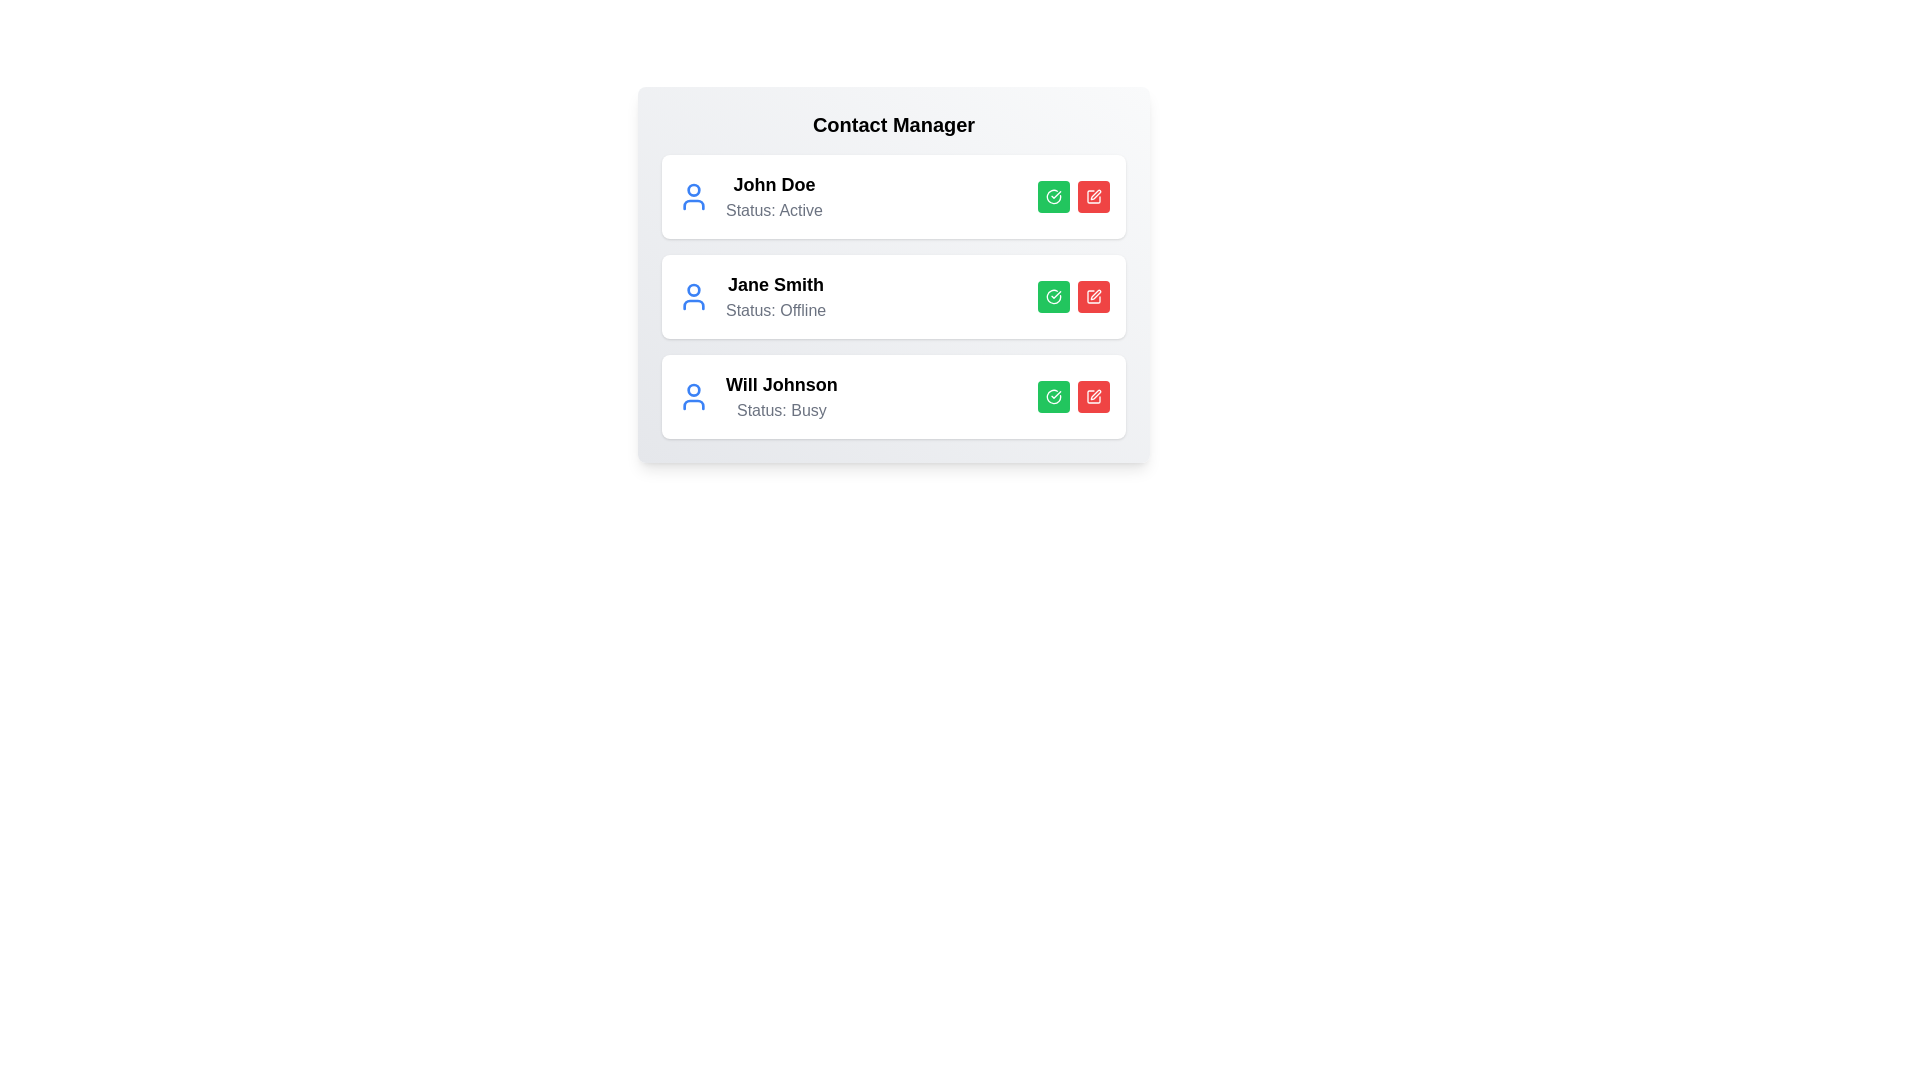  Describe the element at coordinates (1053, 297) in the screenshot. I see `'Activate' button for the contact with name Jane Smith` at that location.